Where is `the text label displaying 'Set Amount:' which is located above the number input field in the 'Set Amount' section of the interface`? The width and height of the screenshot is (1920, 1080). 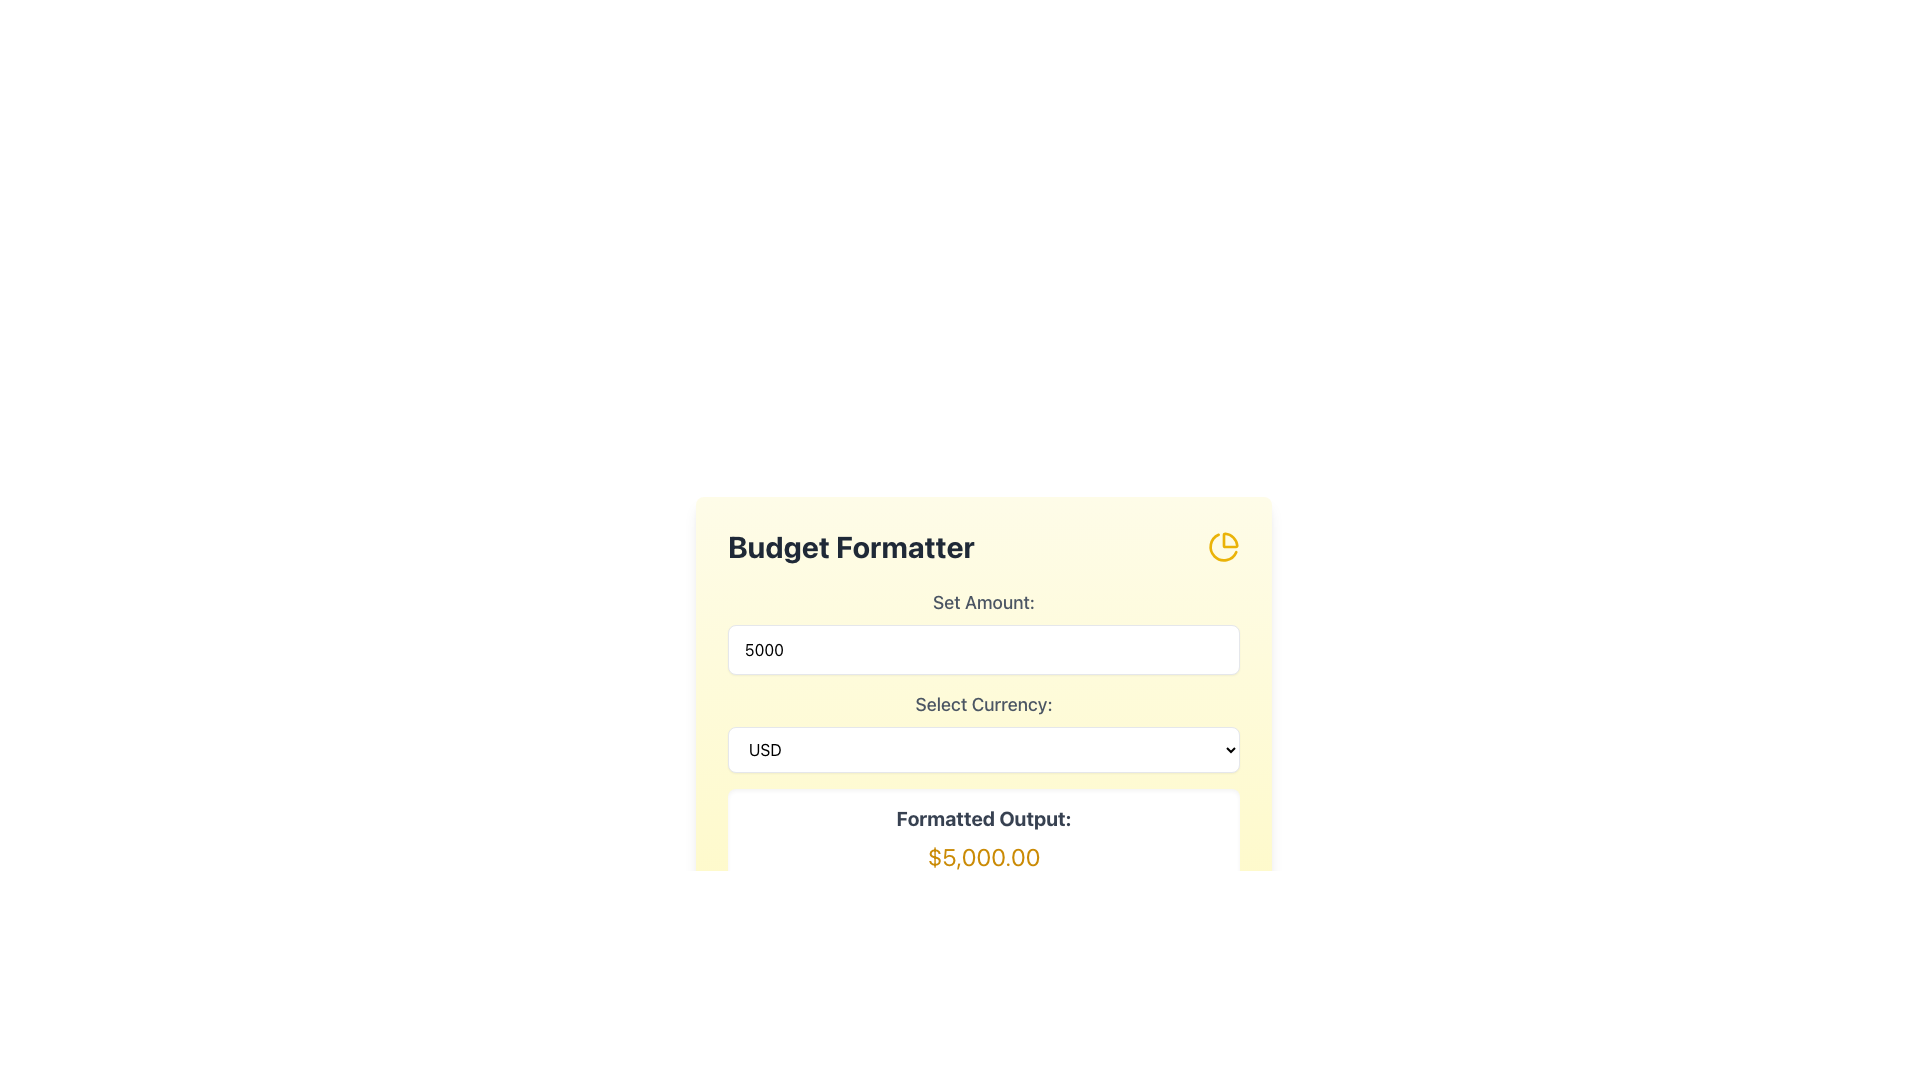
the text label displaying 'Set Amount:' which is located above the number input field in the 'Set Amount' section of the interface is located at coordinates (983, 601).